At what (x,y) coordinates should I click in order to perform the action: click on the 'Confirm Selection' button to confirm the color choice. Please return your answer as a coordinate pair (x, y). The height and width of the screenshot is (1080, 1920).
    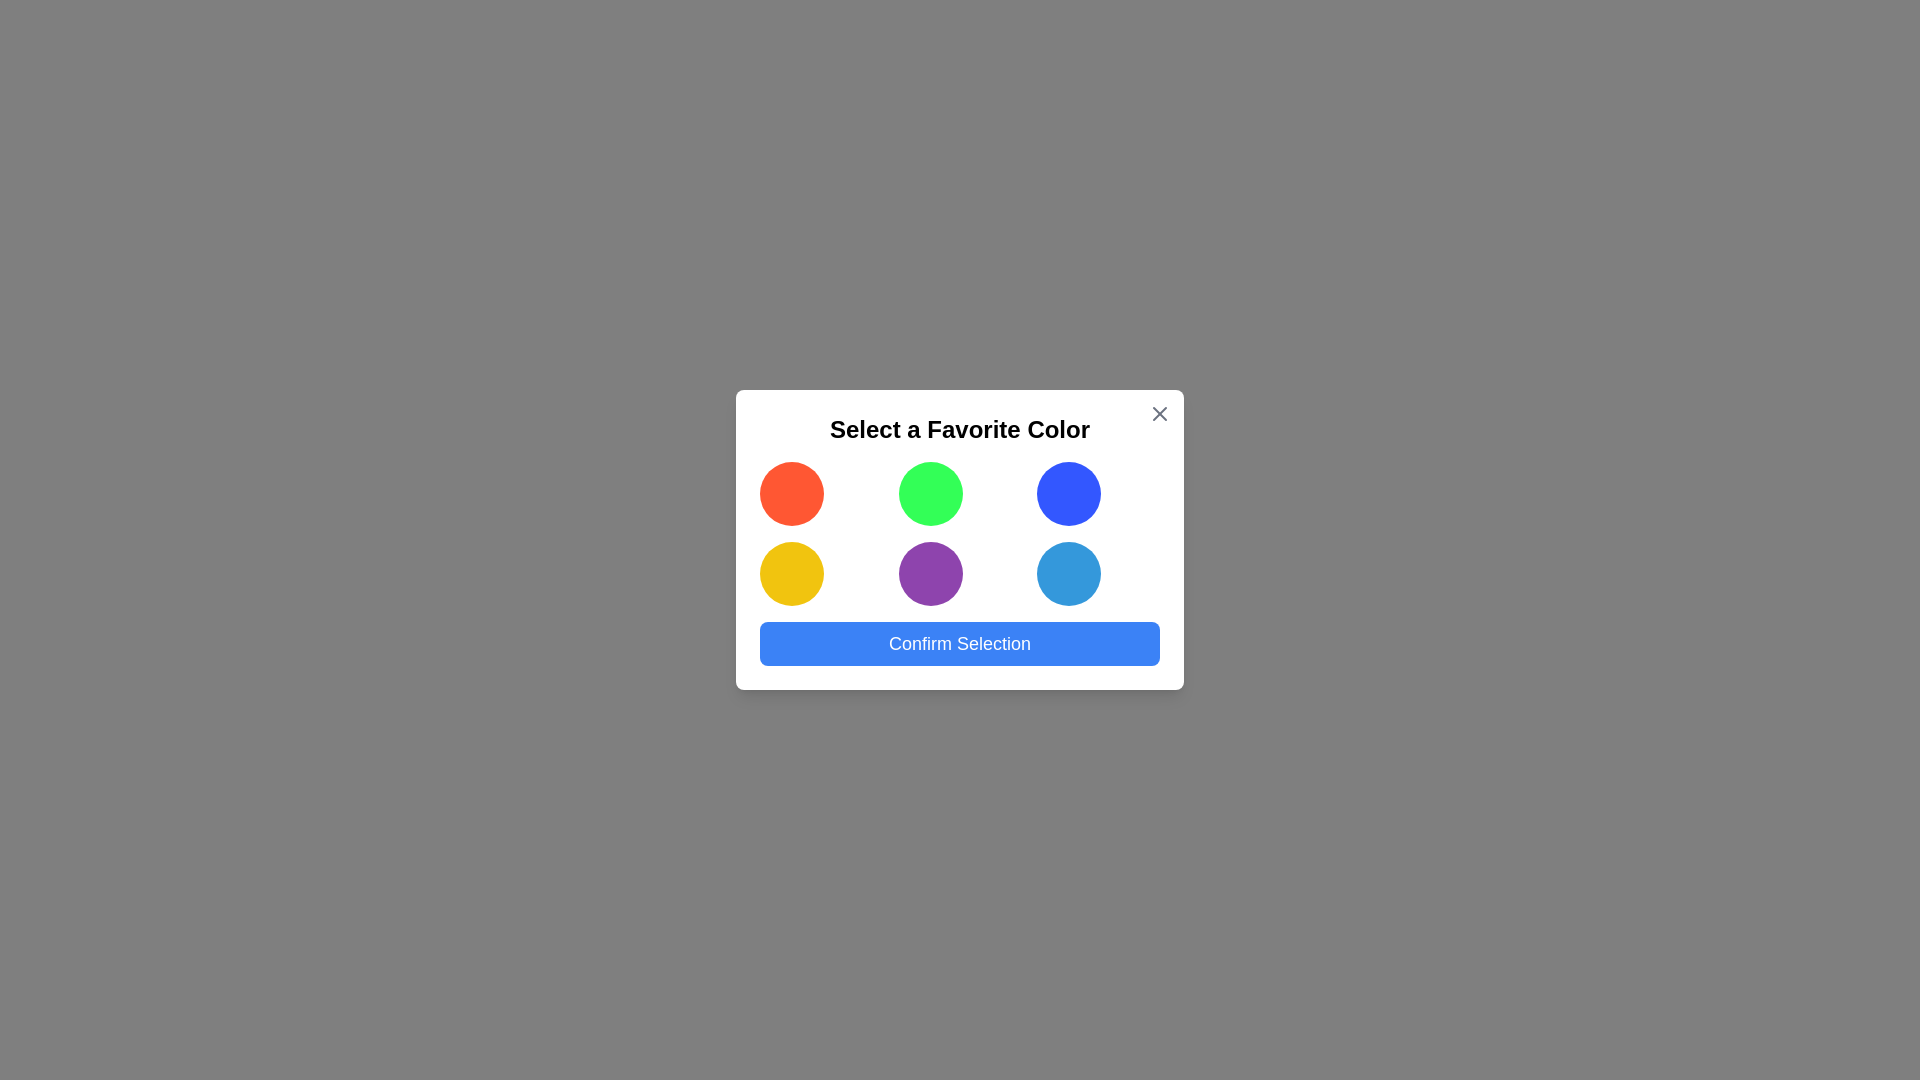
    Looking at the image, I should click on (960, 644).